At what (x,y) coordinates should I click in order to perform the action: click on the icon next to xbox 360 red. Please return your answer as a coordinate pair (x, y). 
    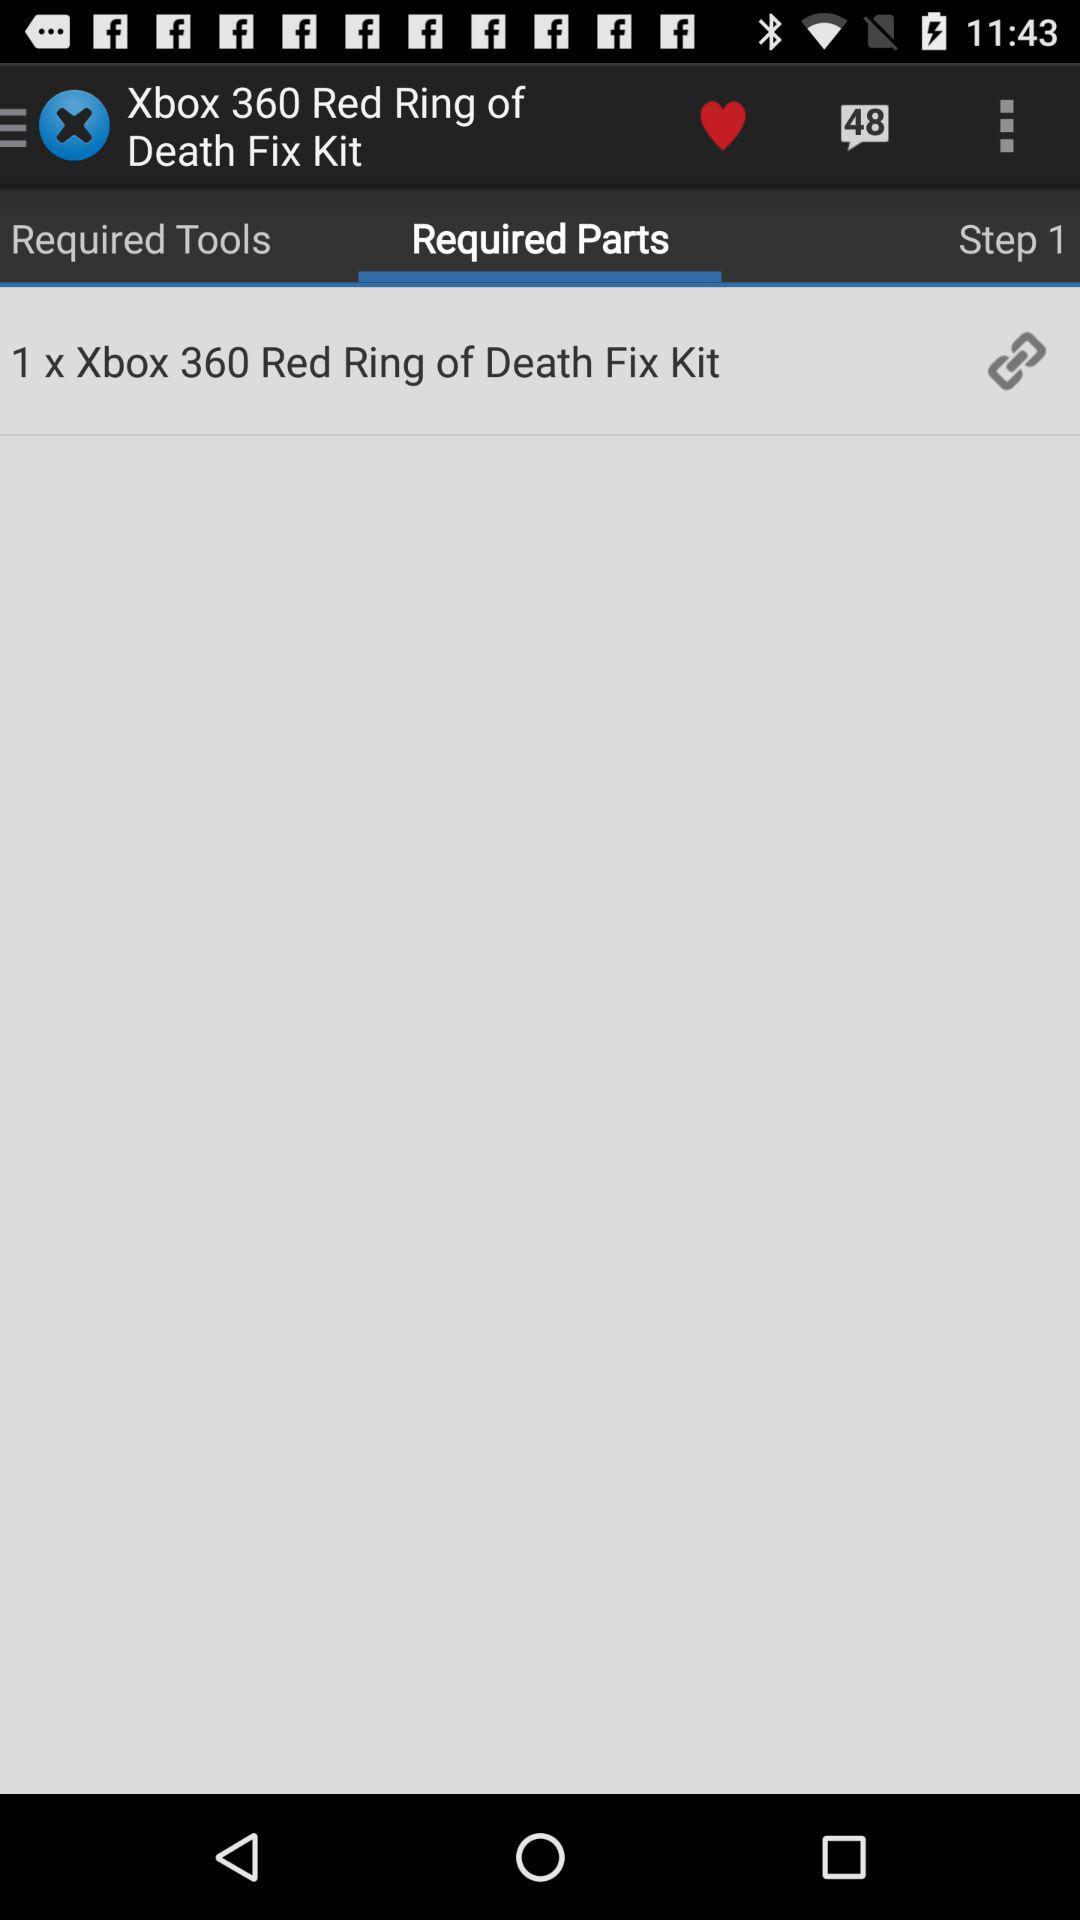
    Looking at the image, I should click on (53, 360).